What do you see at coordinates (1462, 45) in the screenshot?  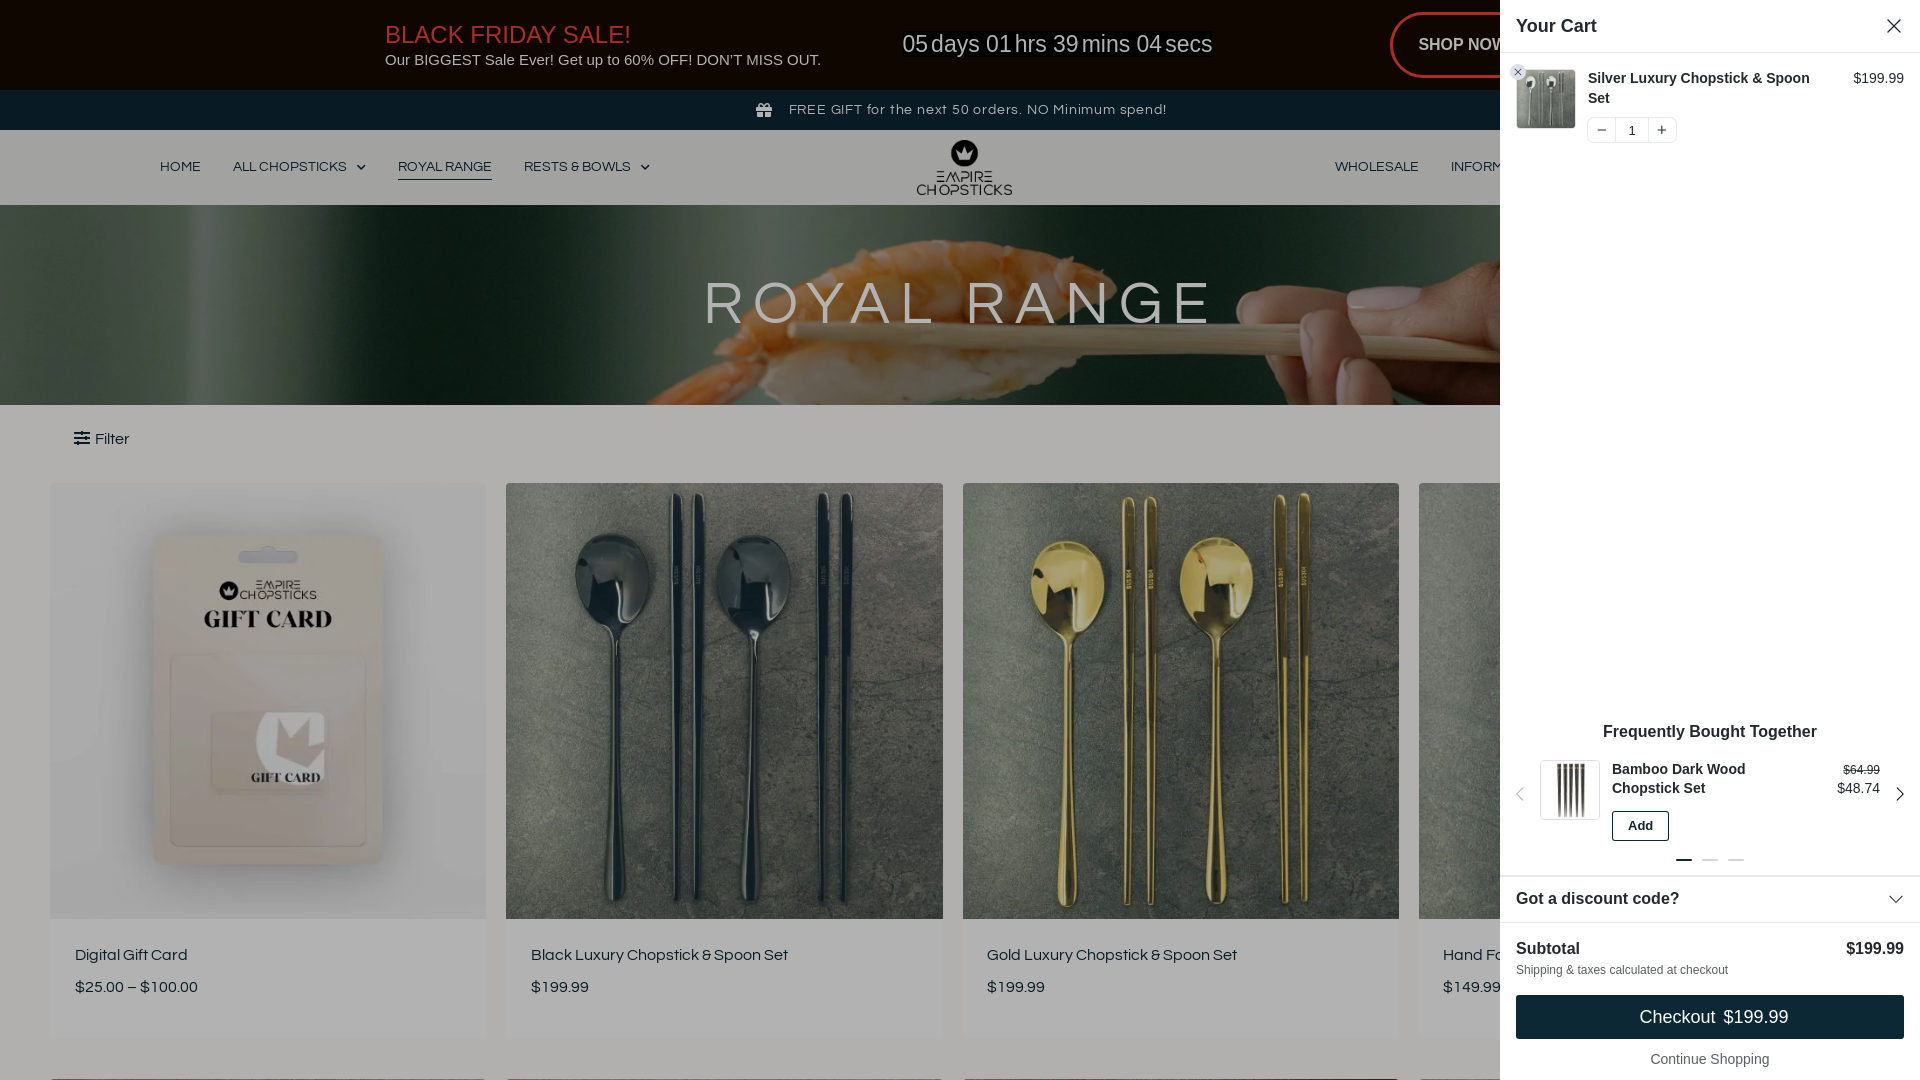 I see `'SHOP NOW'` at bounding box center [1462, 45].